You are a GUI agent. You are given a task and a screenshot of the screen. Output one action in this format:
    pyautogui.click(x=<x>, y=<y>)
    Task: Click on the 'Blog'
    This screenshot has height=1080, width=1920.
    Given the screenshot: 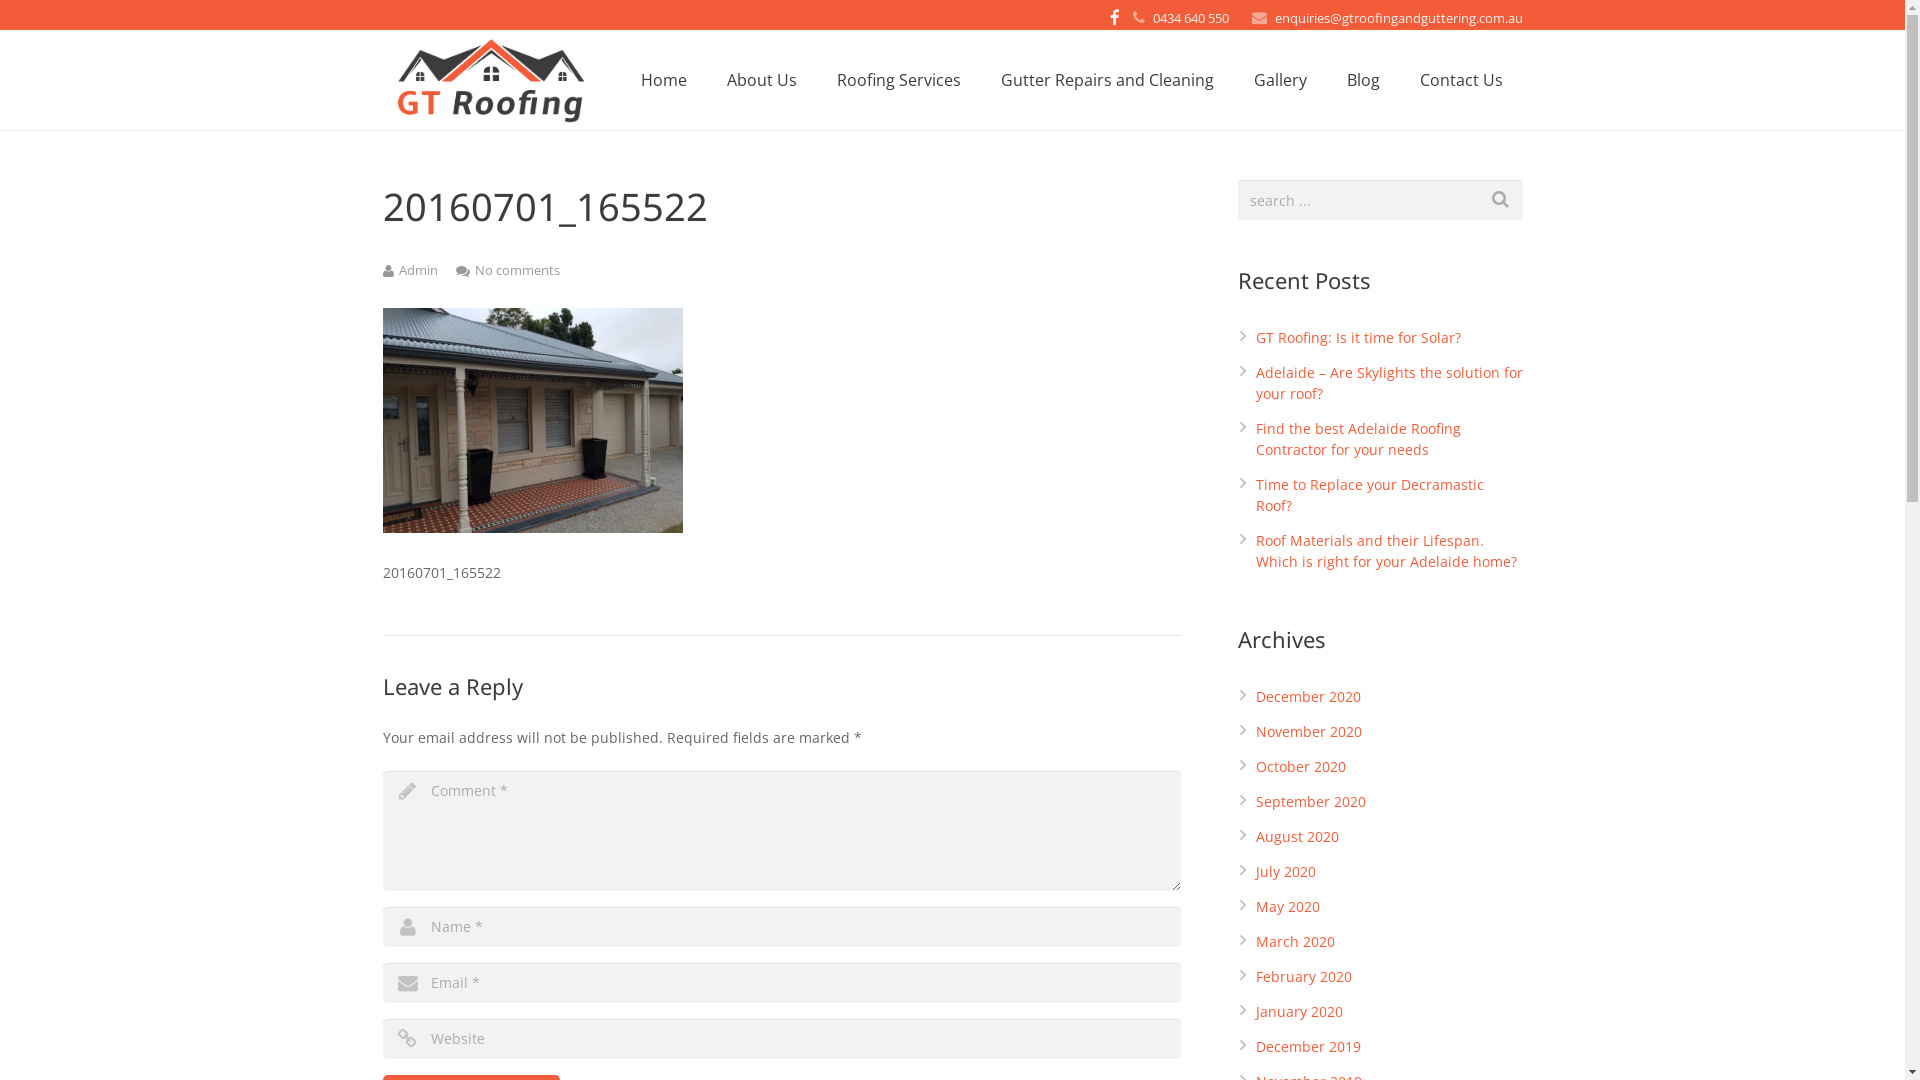 What is the action you would take?
    pyautogui.click(x=1361, y=79)
    